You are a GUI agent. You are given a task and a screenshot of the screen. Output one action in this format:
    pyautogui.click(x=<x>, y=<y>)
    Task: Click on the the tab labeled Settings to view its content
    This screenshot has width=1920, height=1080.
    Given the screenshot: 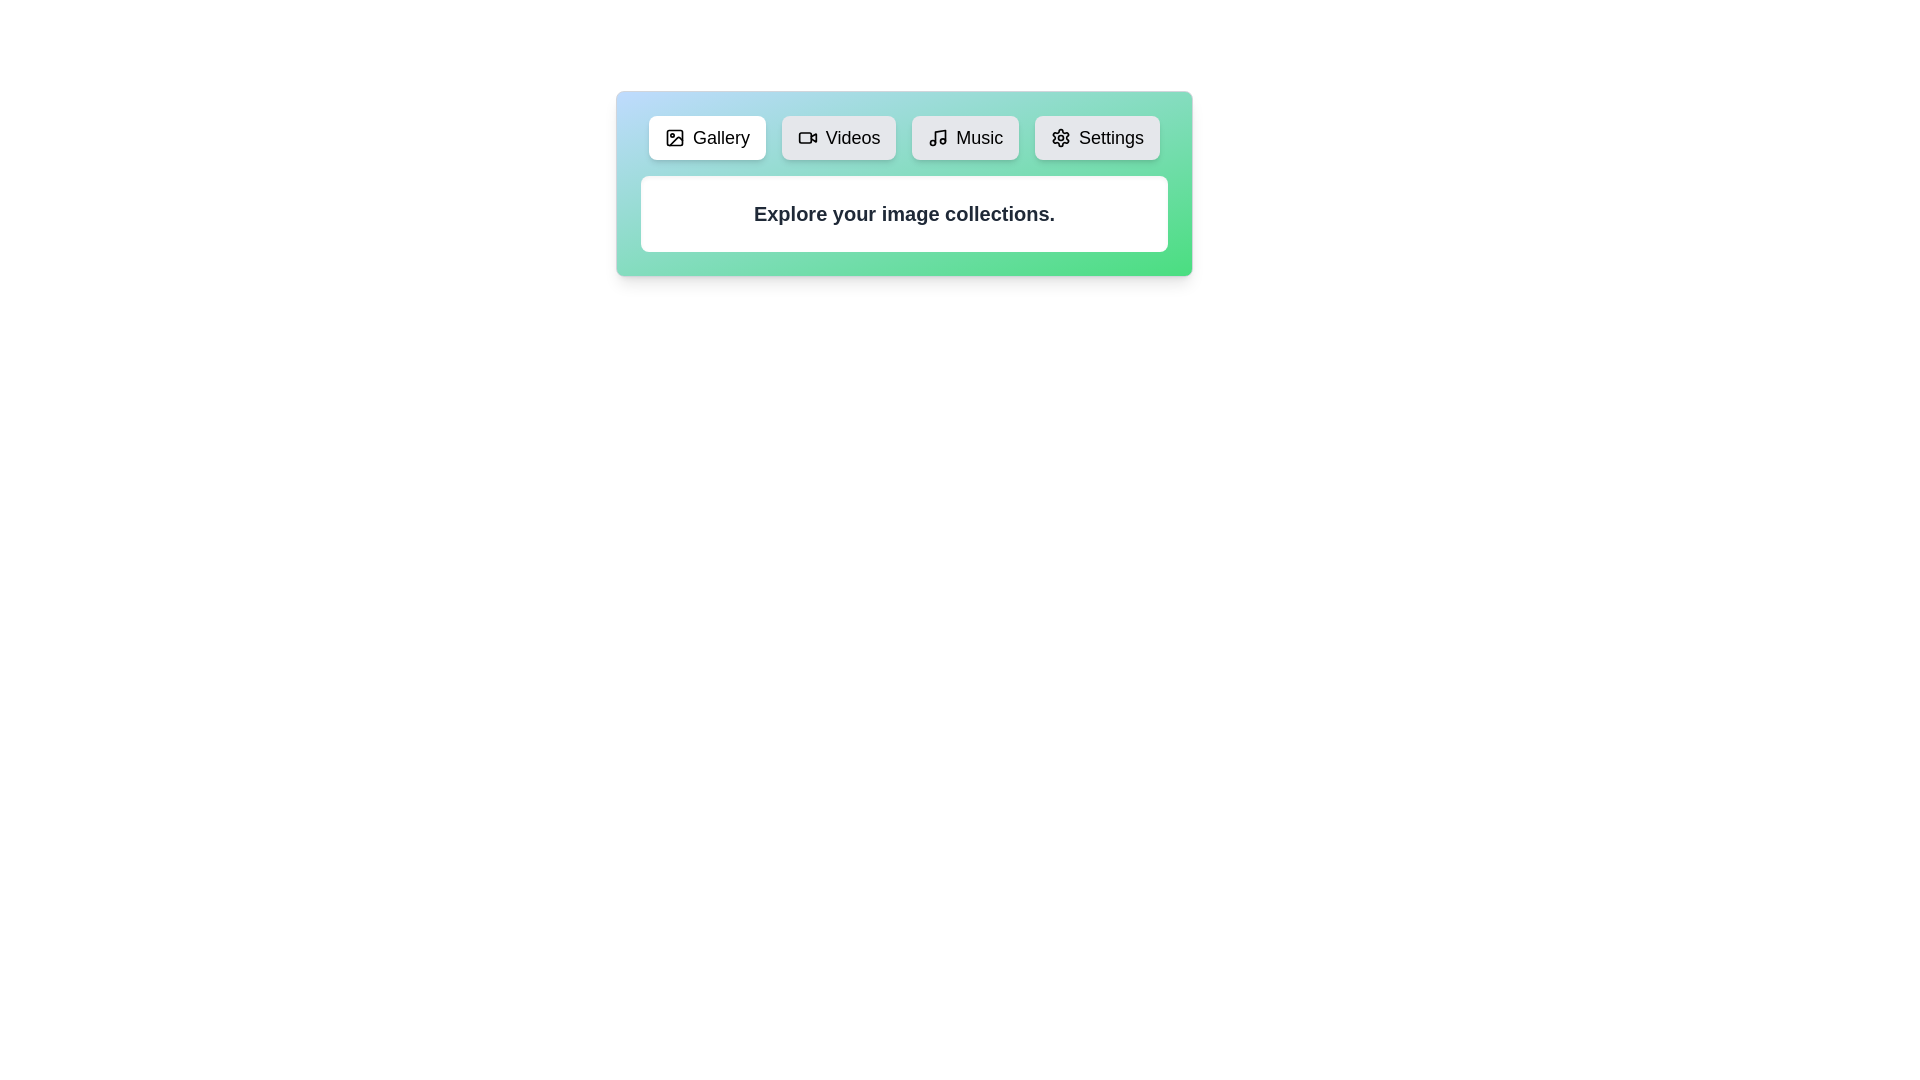 What is the action you would take?
    pyautogui.click(x=1097, y=137)
    